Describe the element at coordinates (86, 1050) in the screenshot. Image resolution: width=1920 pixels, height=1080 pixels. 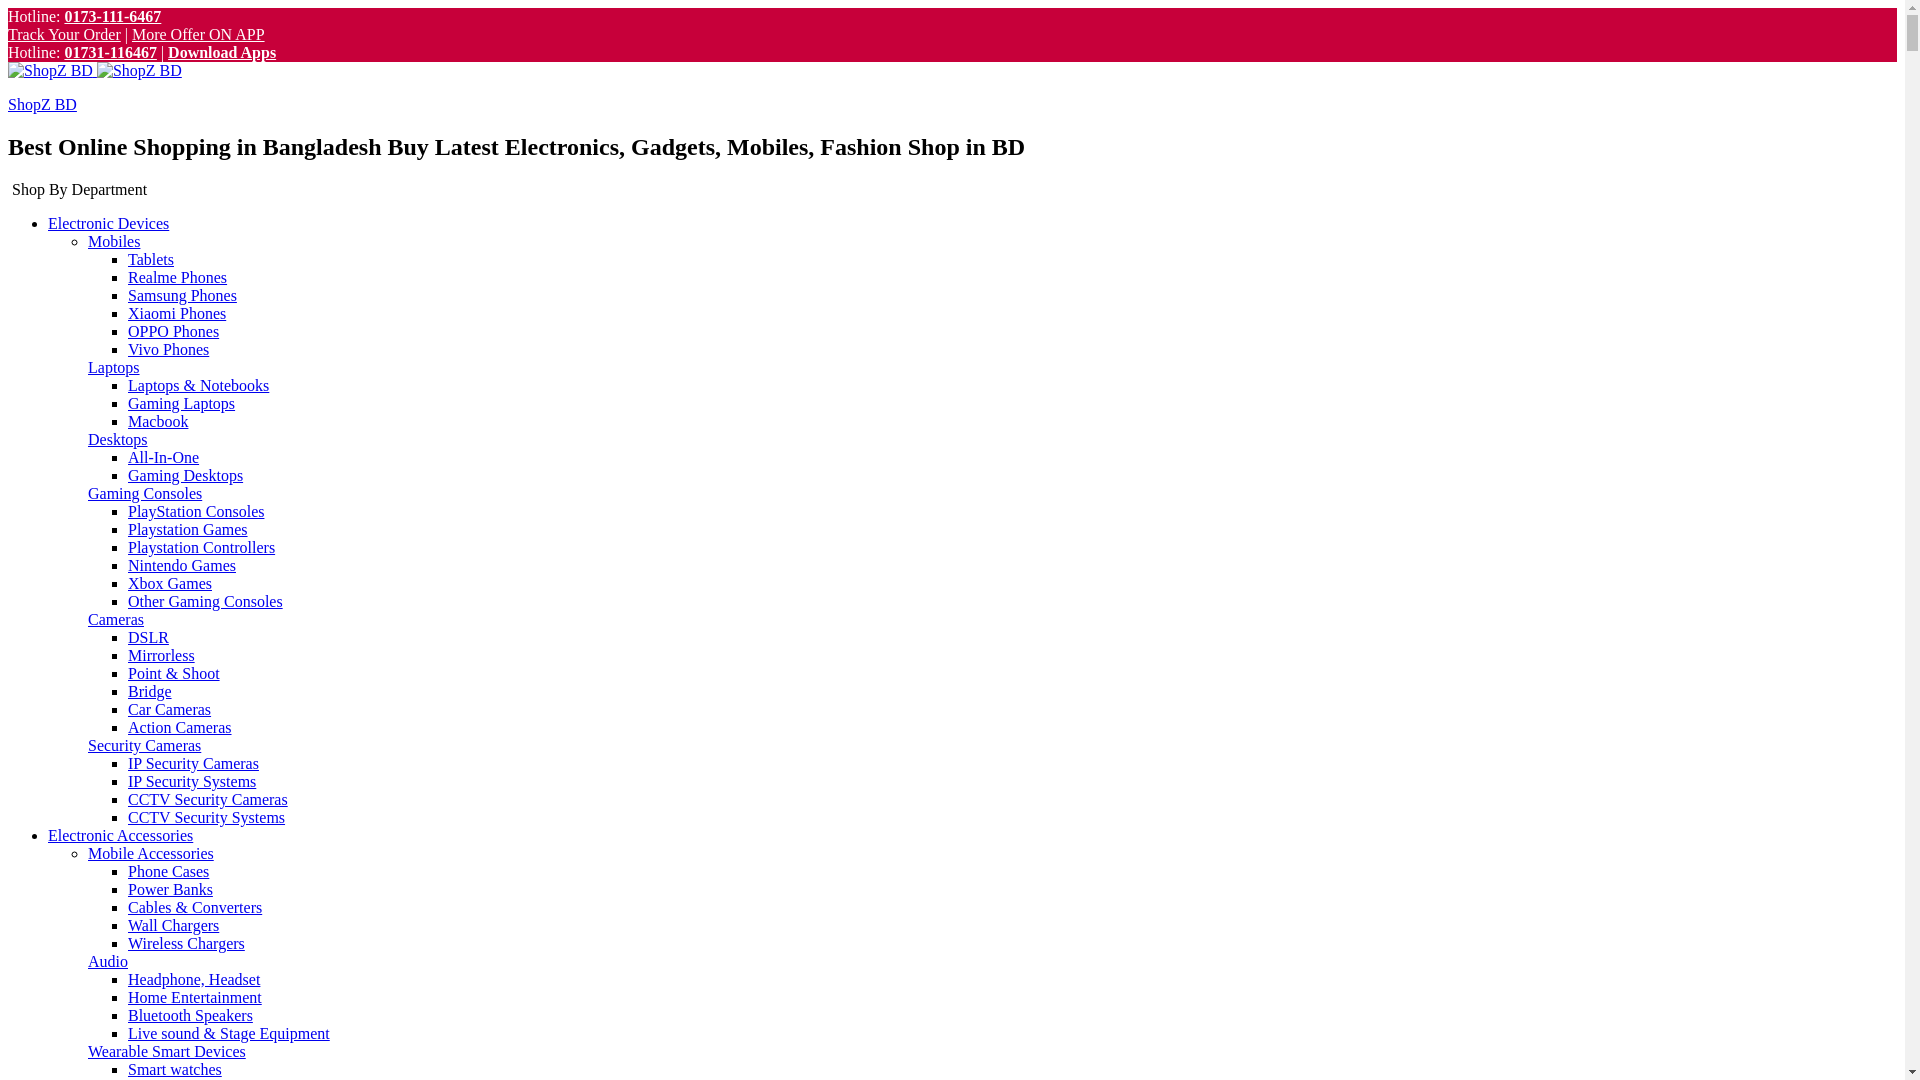
I see `'Wearable Smart Devices'` at that location.